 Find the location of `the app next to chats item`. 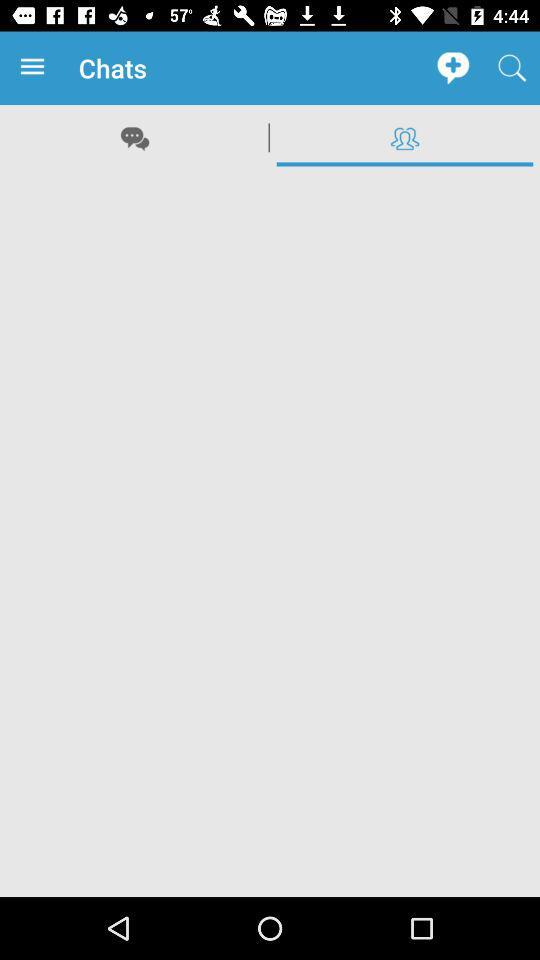

the app next to chats item is located at coordinates (453, 68).